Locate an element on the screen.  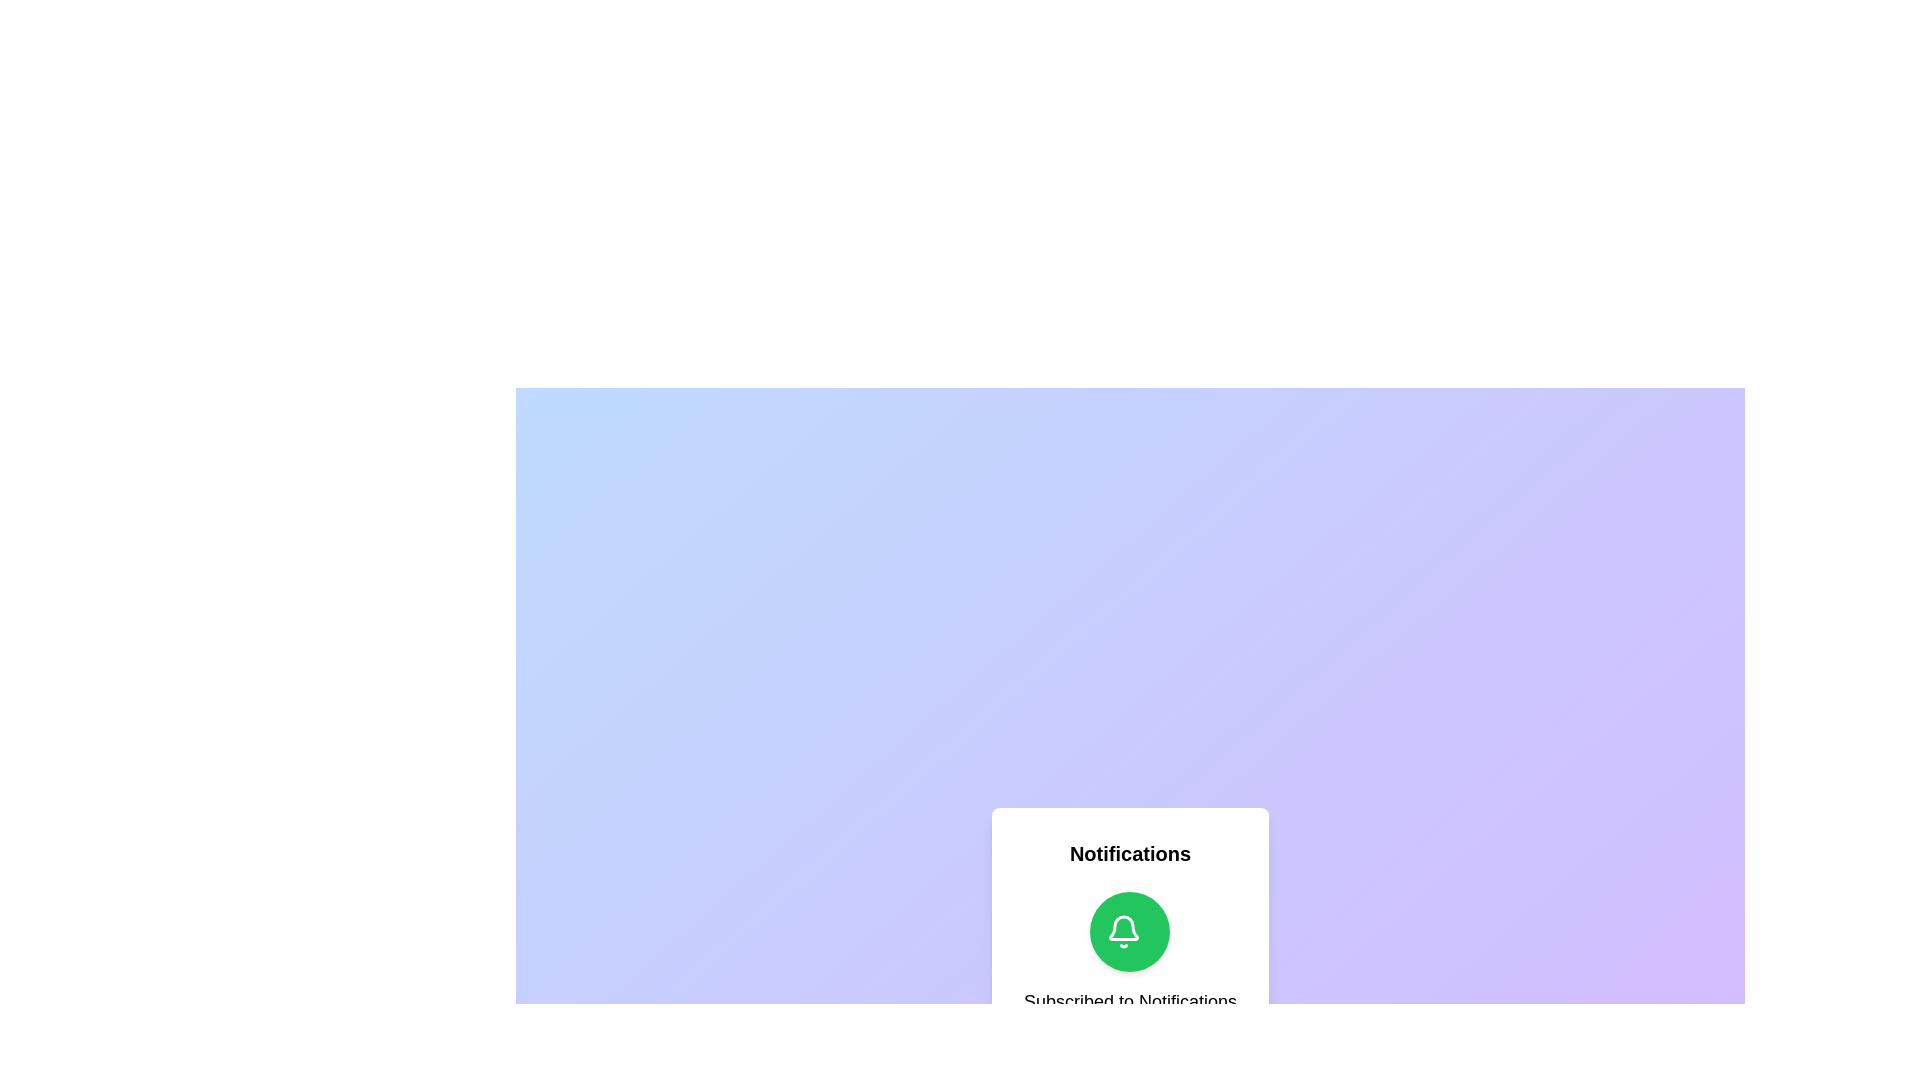
the circle button to toggle the notification subscription is located at coordinates (1130, 932).